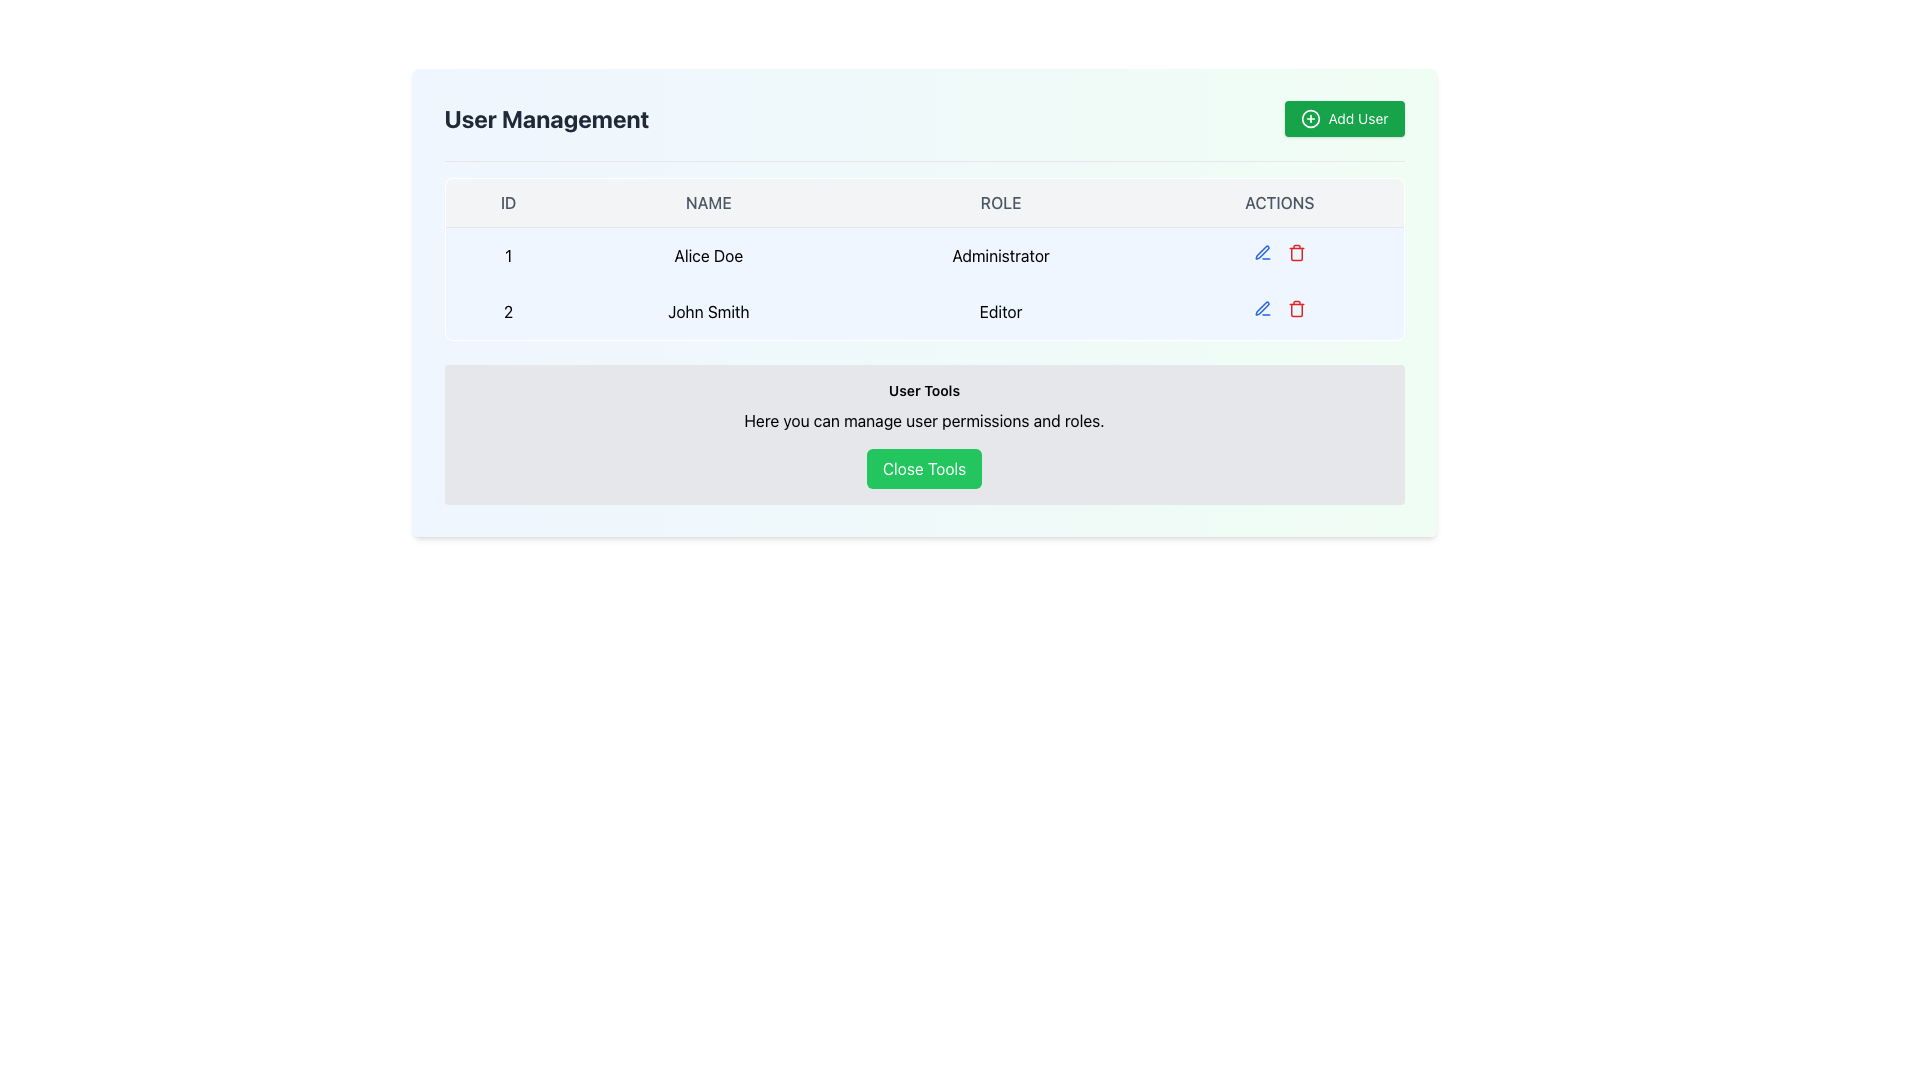 This screenshot has height=1080, width=1920. I want to click on the close button located below the user permissions and roles description to change its color, so click(923, 469).